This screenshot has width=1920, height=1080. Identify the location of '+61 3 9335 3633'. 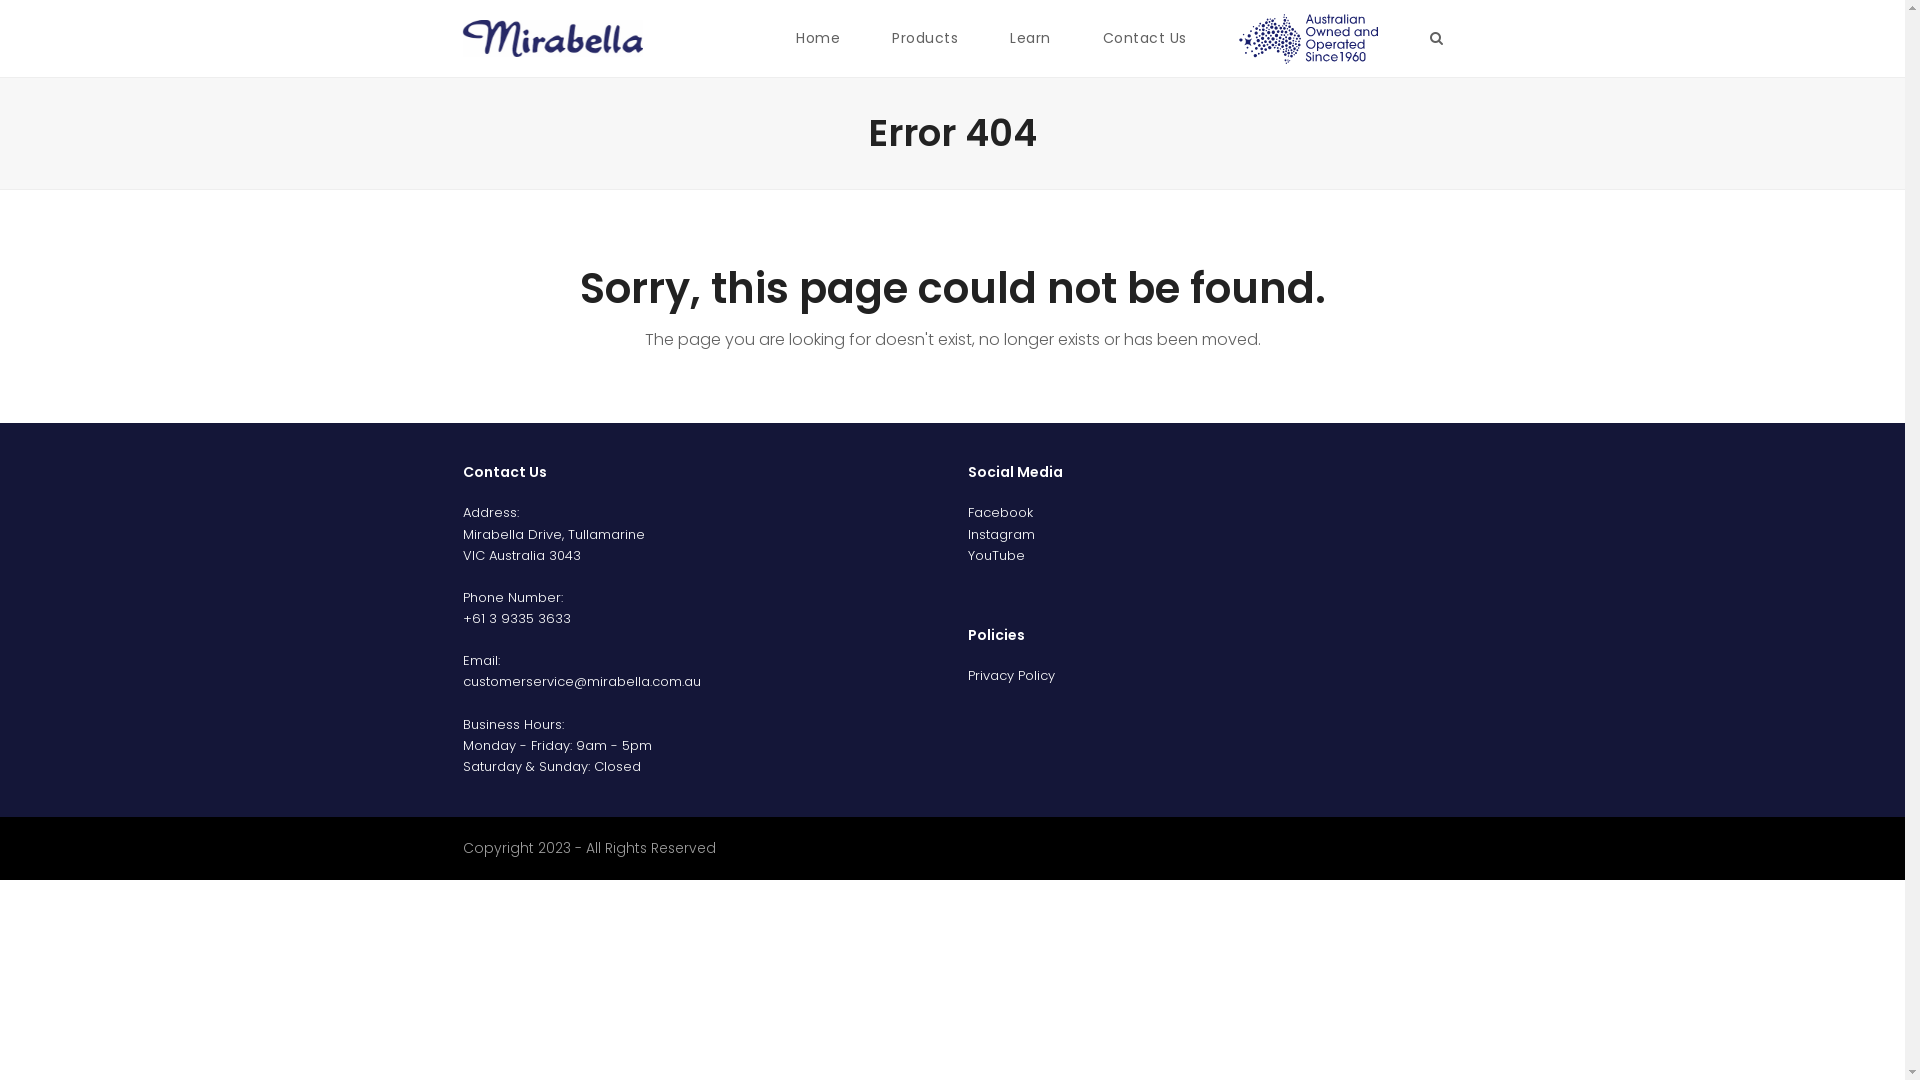
(515, 617).